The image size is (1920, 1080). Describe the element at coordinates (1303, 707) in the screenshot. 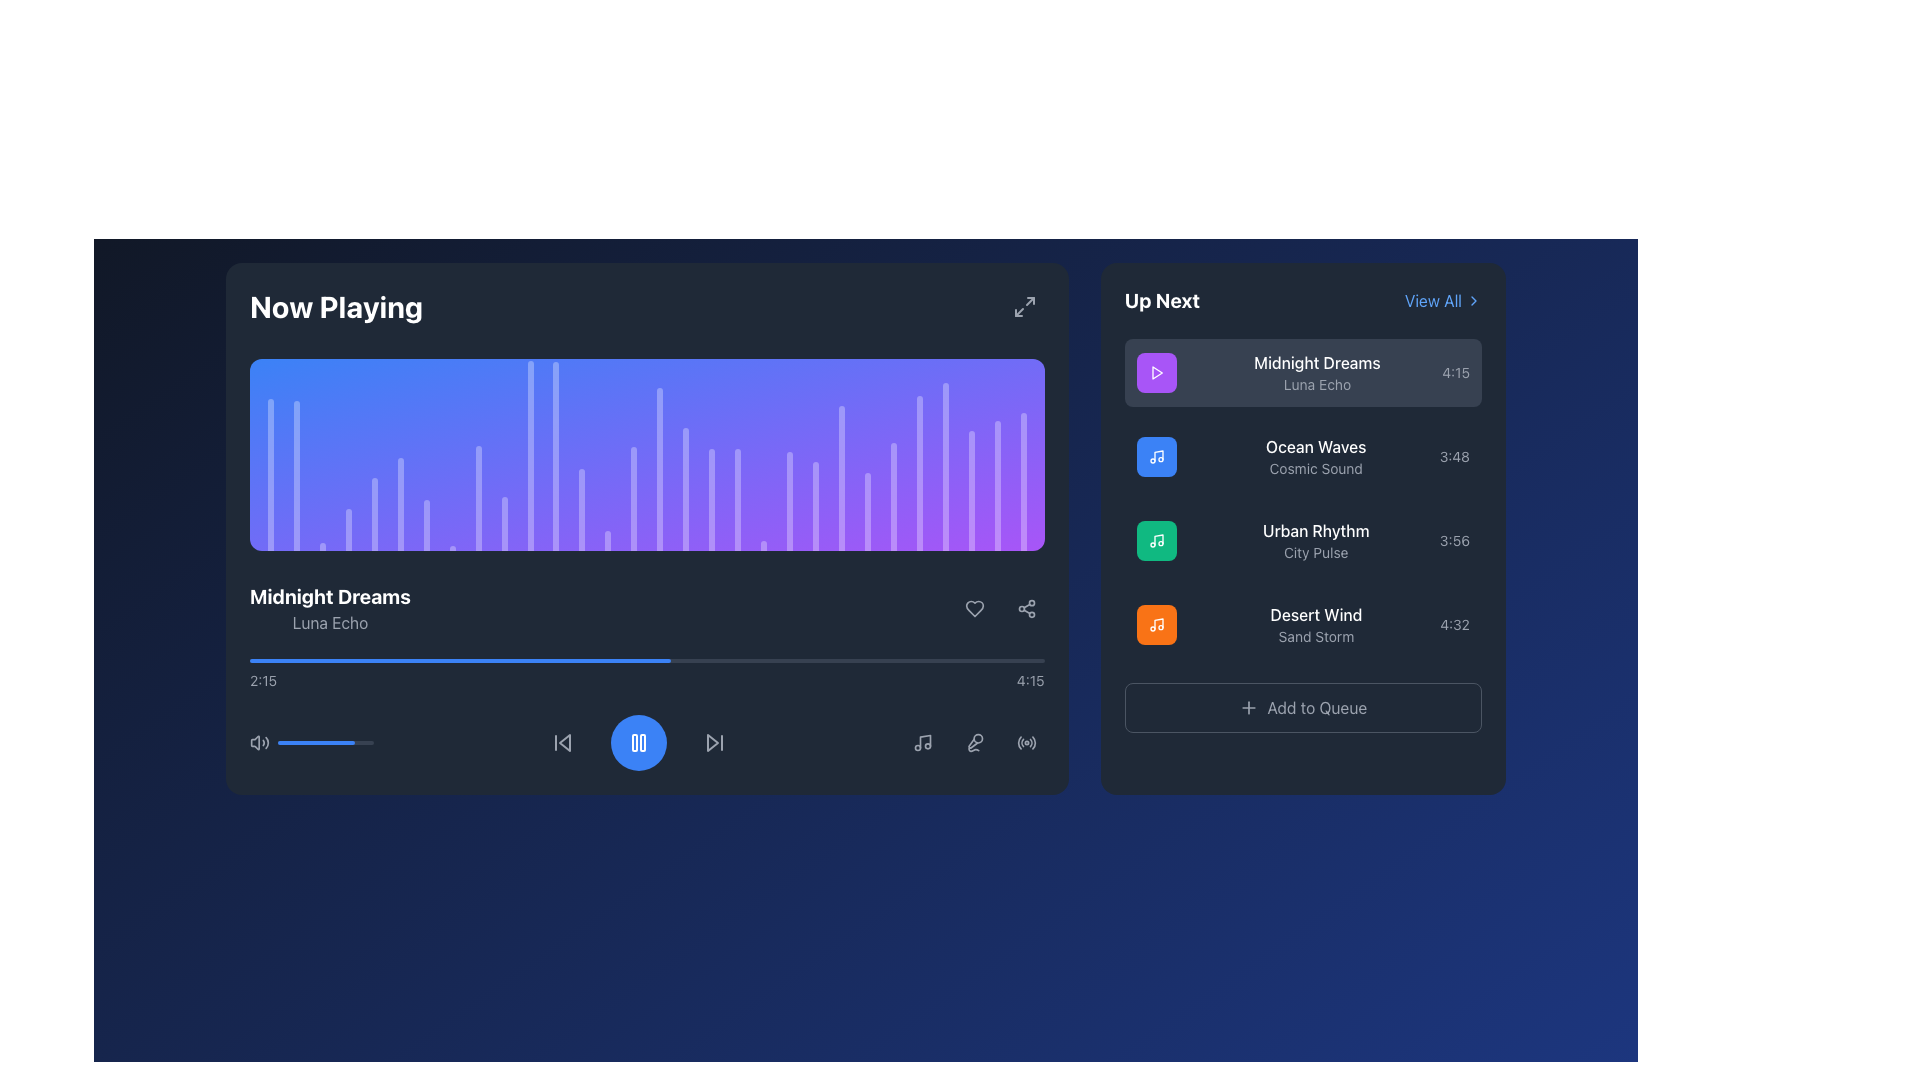

I see `the 'Add to Queue' button located at the bottom of the 'Up Next' section` at that location.